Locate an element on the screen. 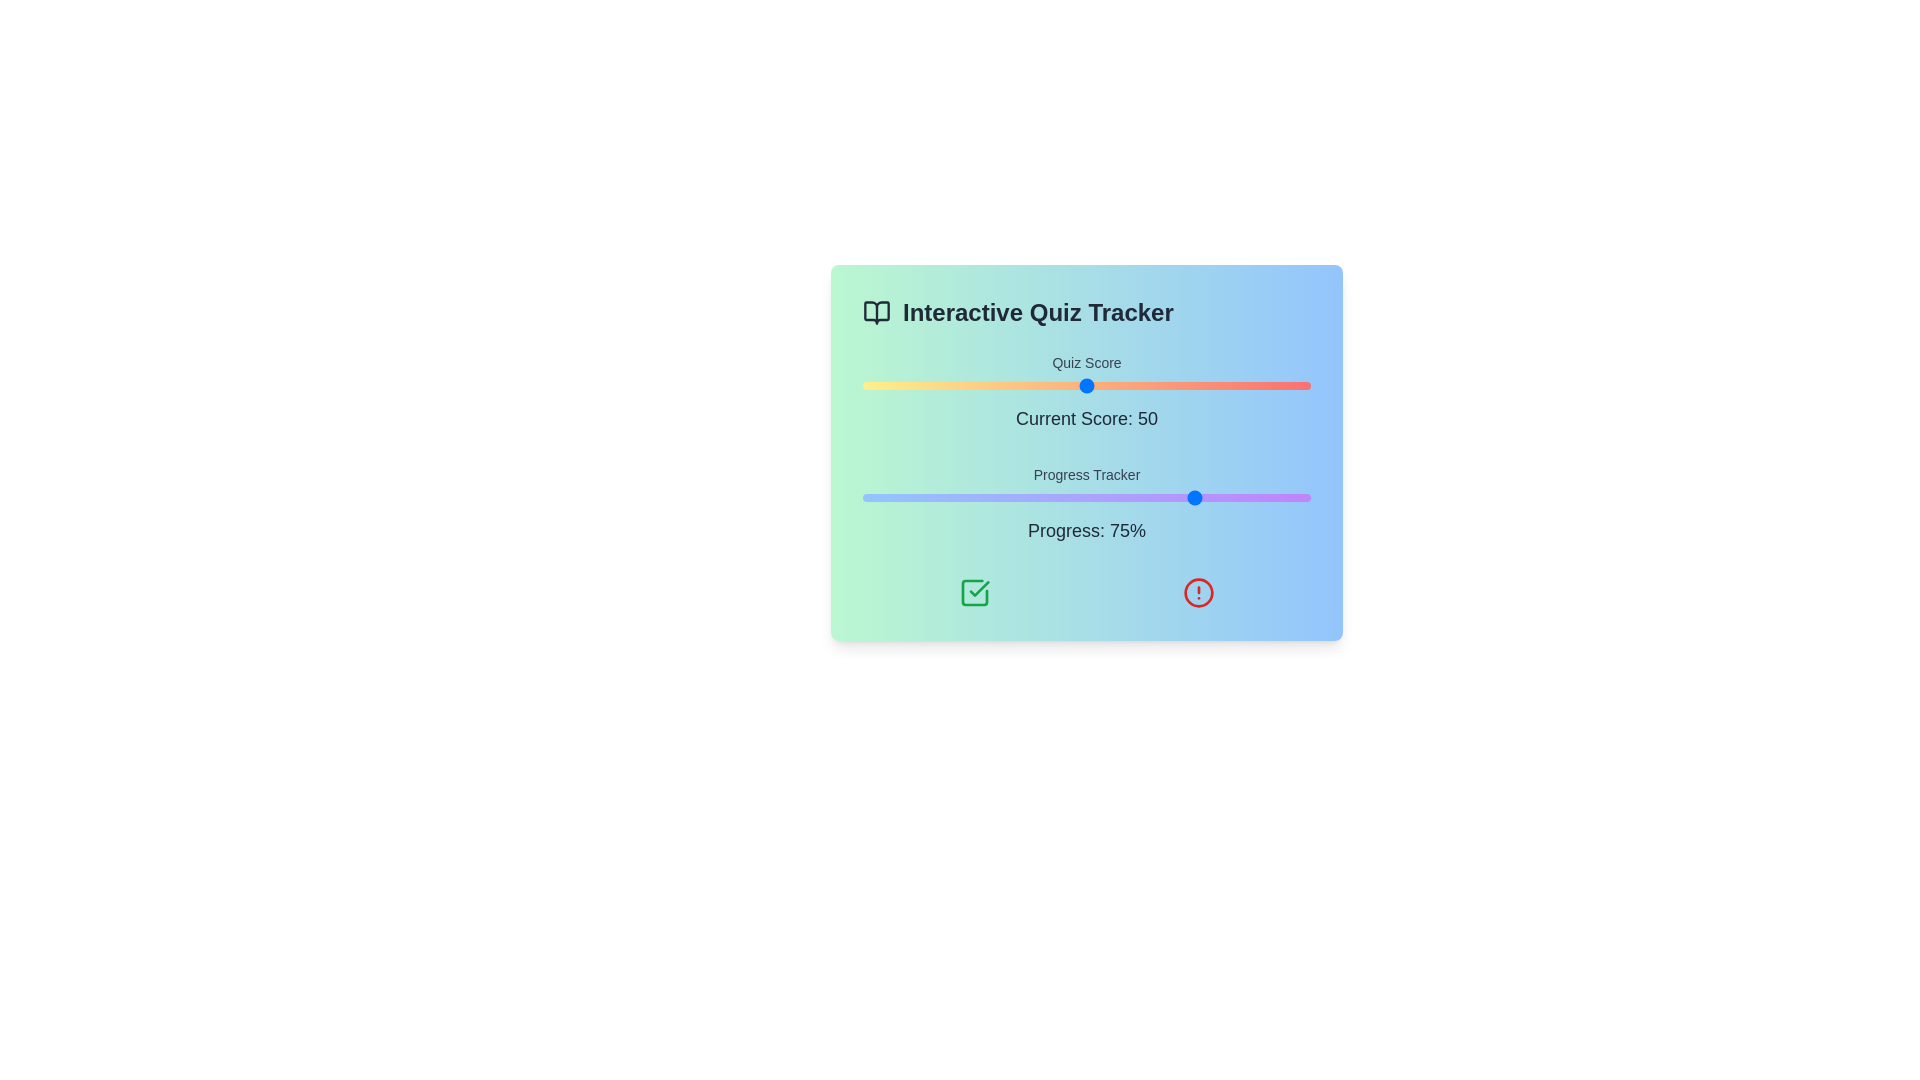 The image size is (1920, 1080). the quiz score slider to set the score to 62 is located at coordinates (1140, 385).